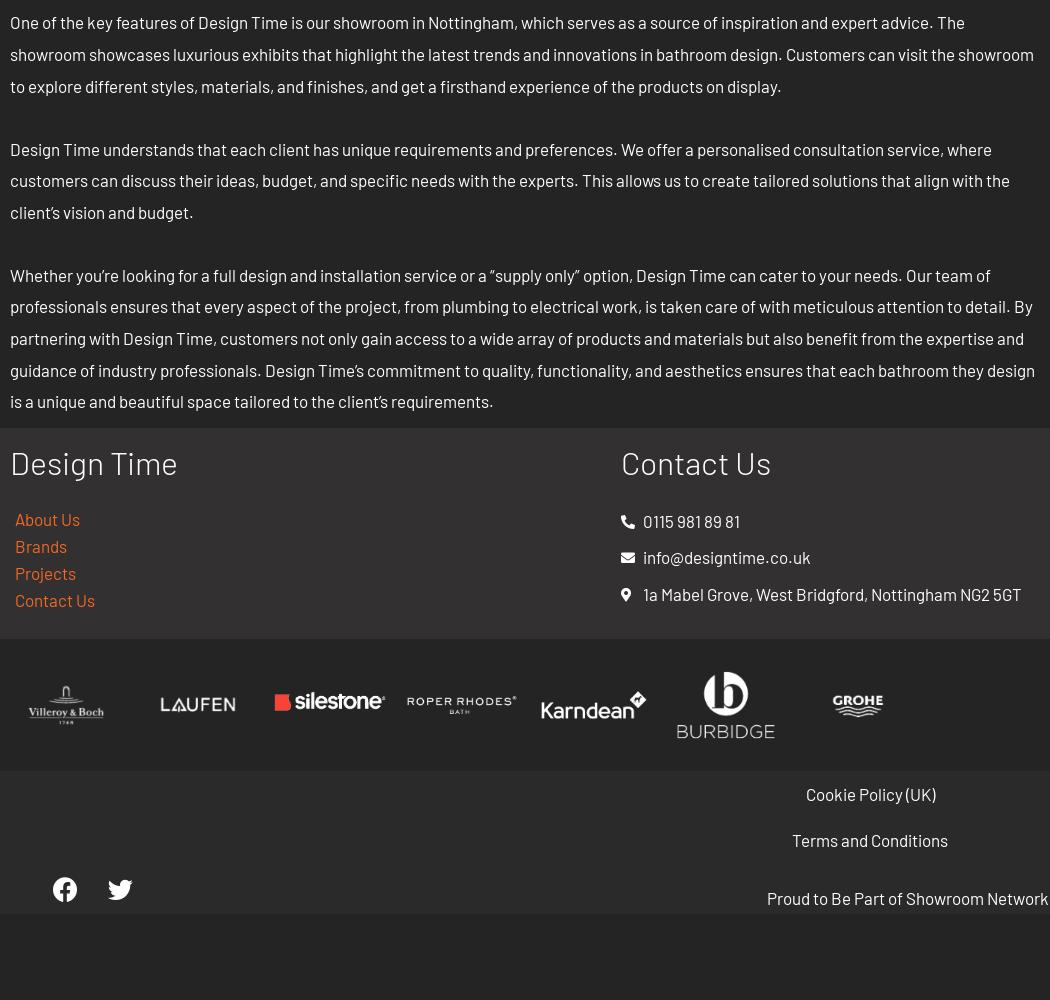 This screenshot has height=1000, width=1050. I want to click on 'Projects', so click(44, 571).